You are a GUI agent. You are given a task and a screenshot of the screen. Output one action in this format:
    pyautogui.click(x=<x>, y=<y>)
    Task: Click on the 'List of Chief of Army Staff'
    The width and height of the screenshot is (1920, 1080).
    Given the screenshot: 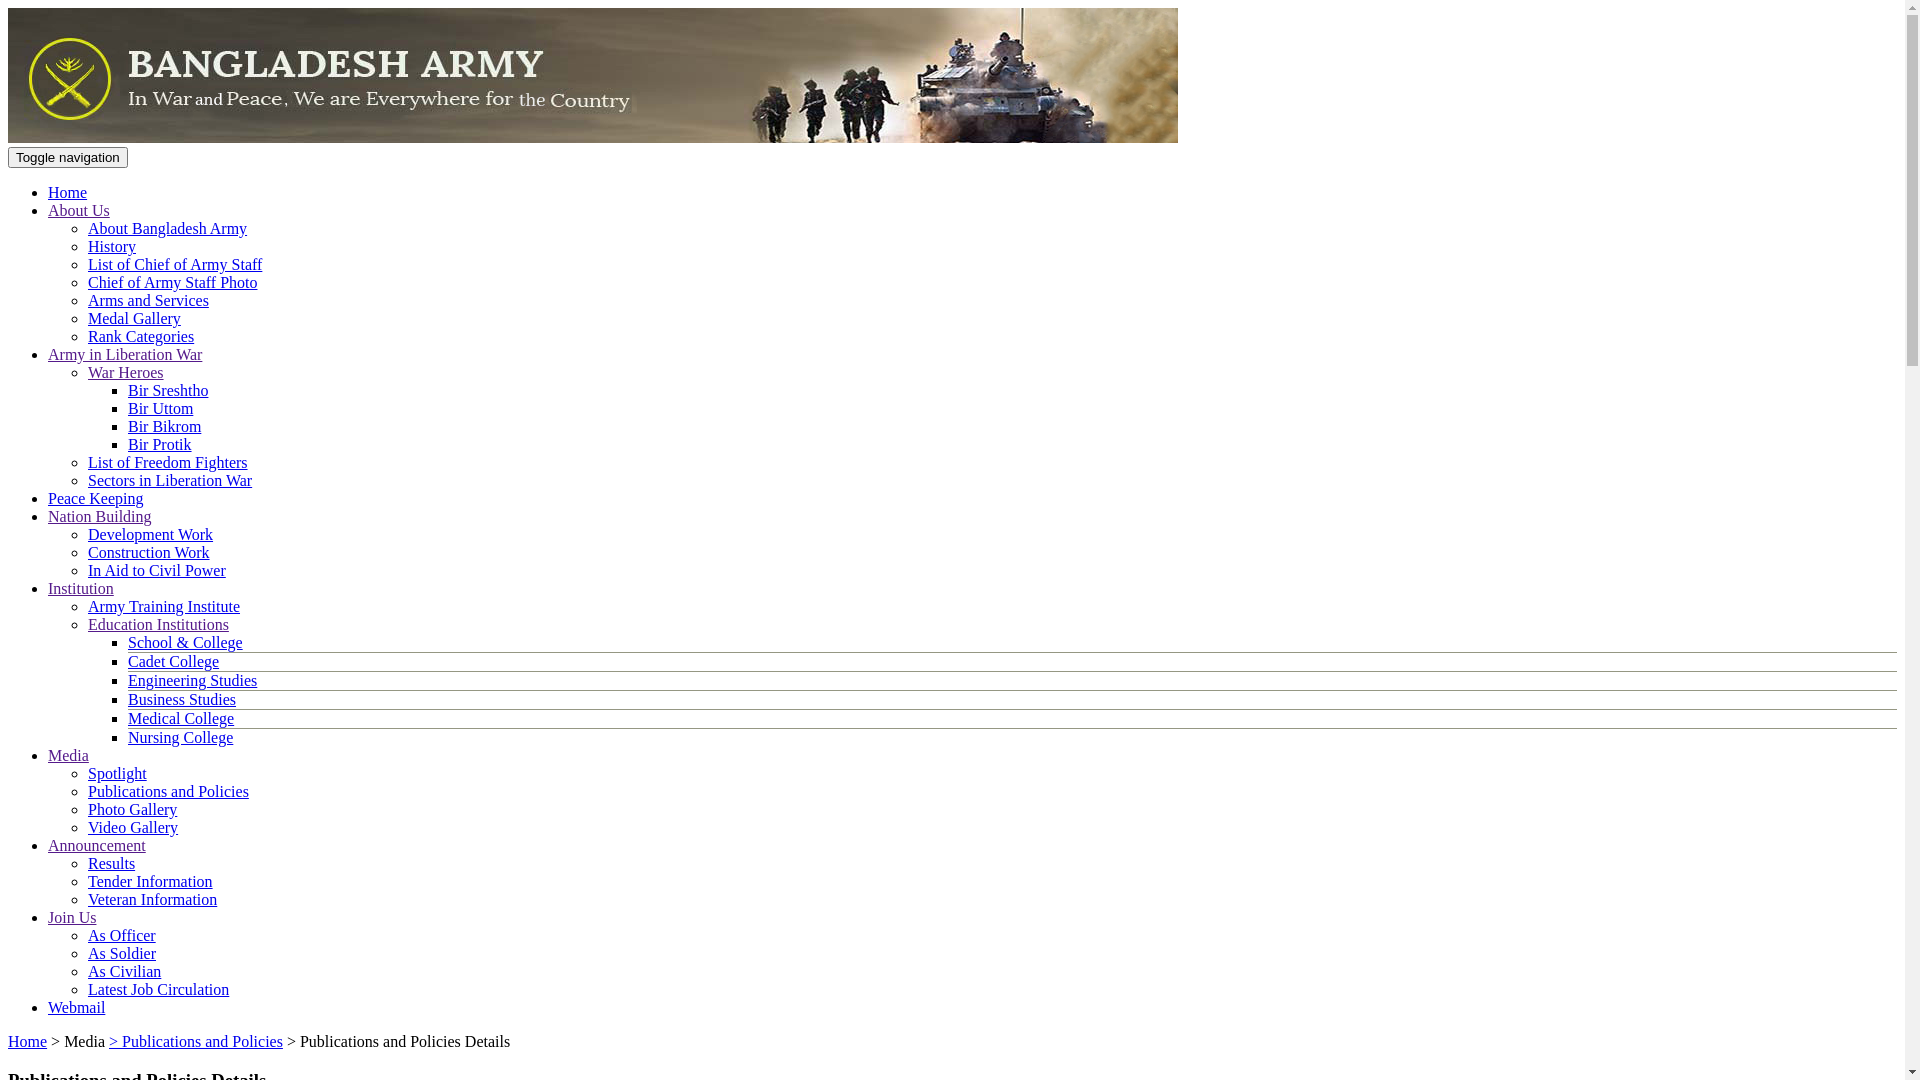 What is the action you would take?
    pyautogui.click(x=174, y=263)
    